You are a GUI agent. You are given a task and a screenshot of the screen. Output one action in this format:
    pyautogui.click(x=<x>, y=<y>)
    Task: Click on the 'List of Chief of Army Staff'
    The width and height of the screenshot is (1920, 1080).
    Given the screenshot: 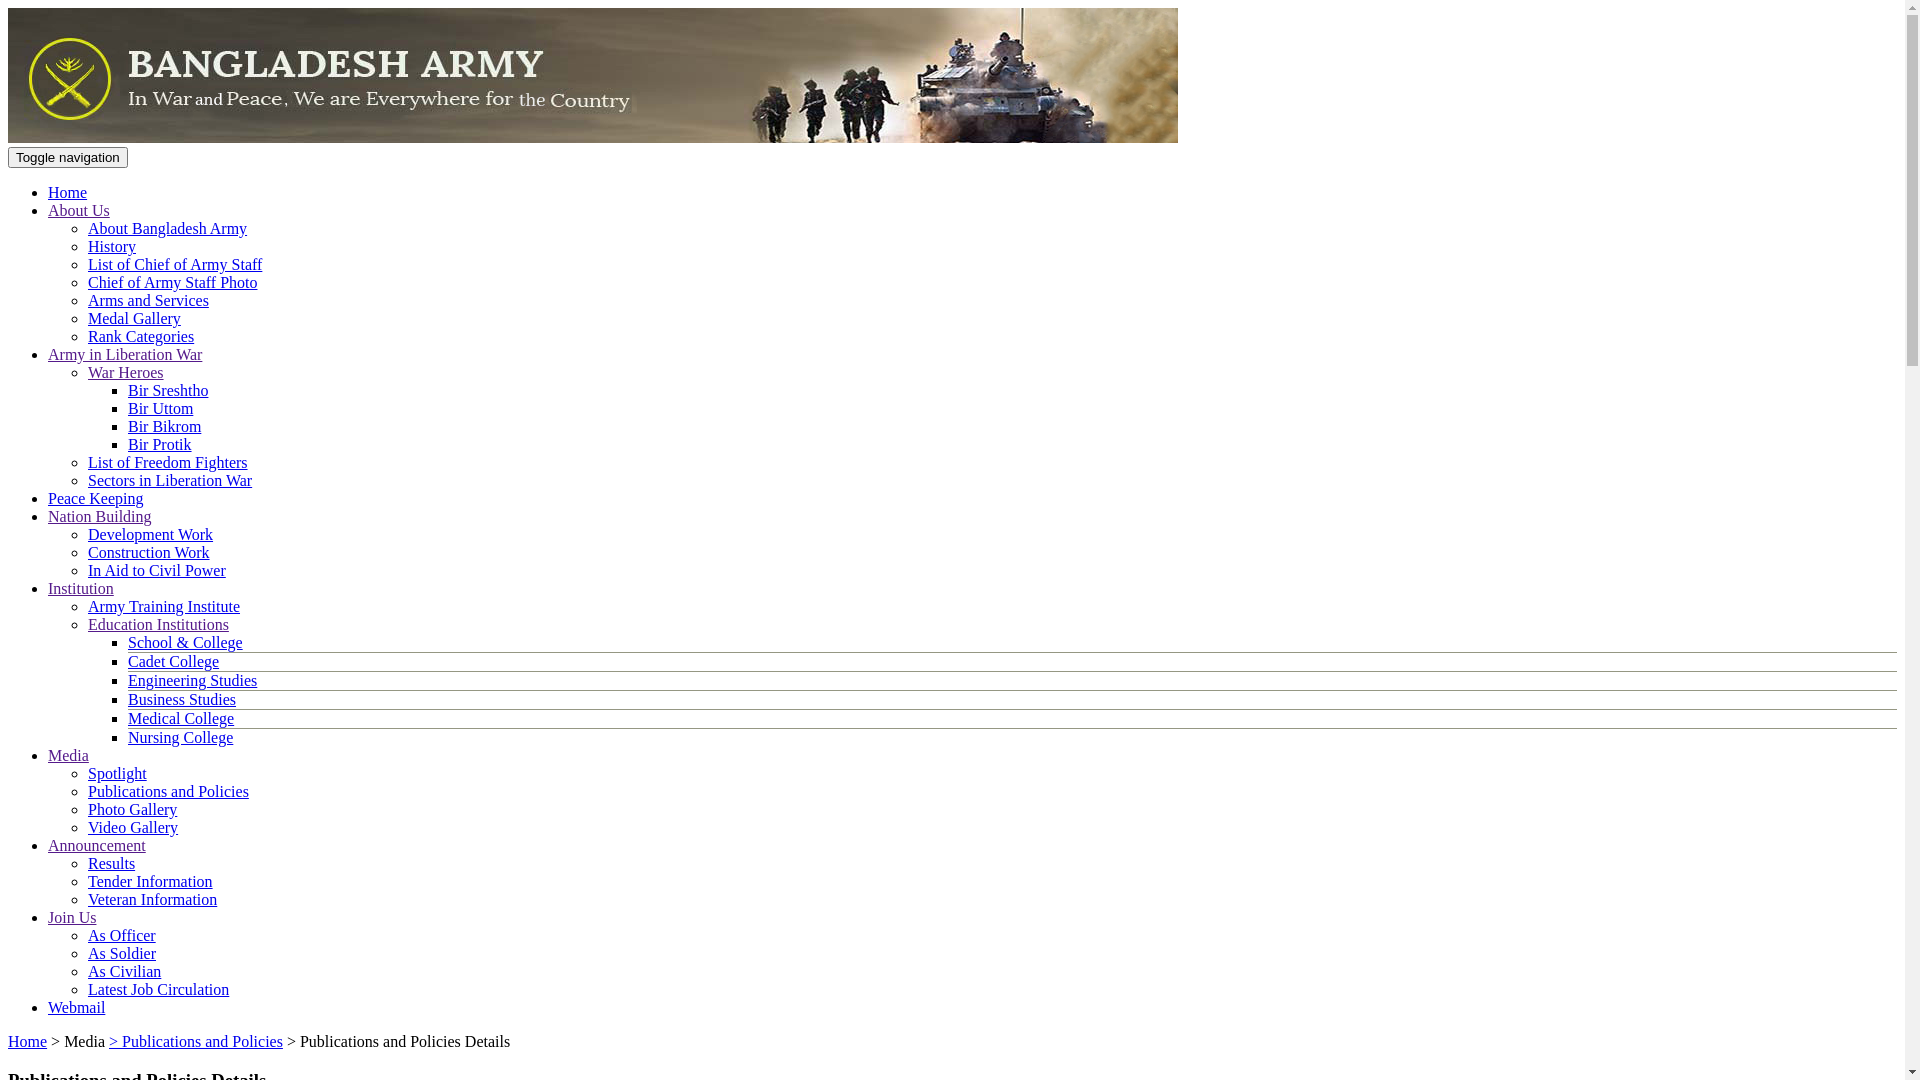 What is the action you would take?
    pyautogui.click(x=174, y=263)
    